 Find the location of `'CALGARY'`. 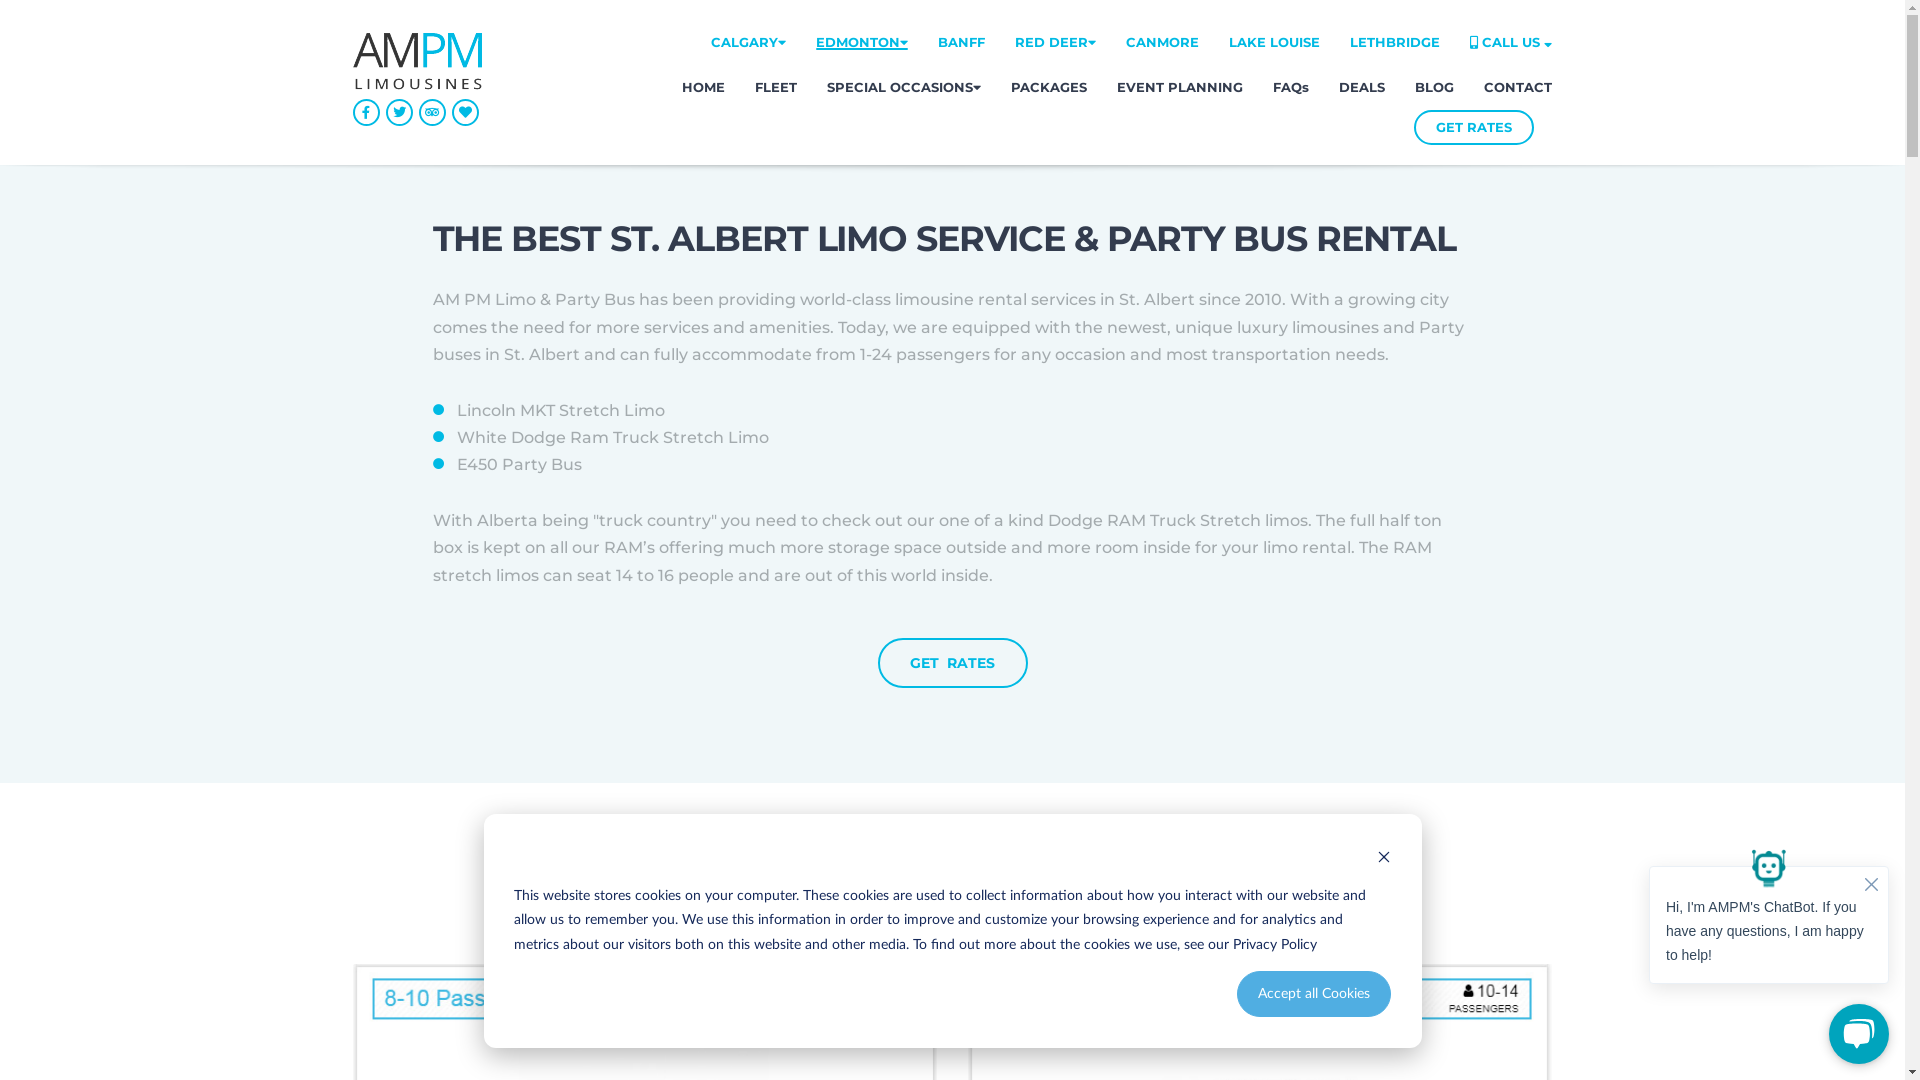

'CALGARY' is located at coordinates (747, 42).